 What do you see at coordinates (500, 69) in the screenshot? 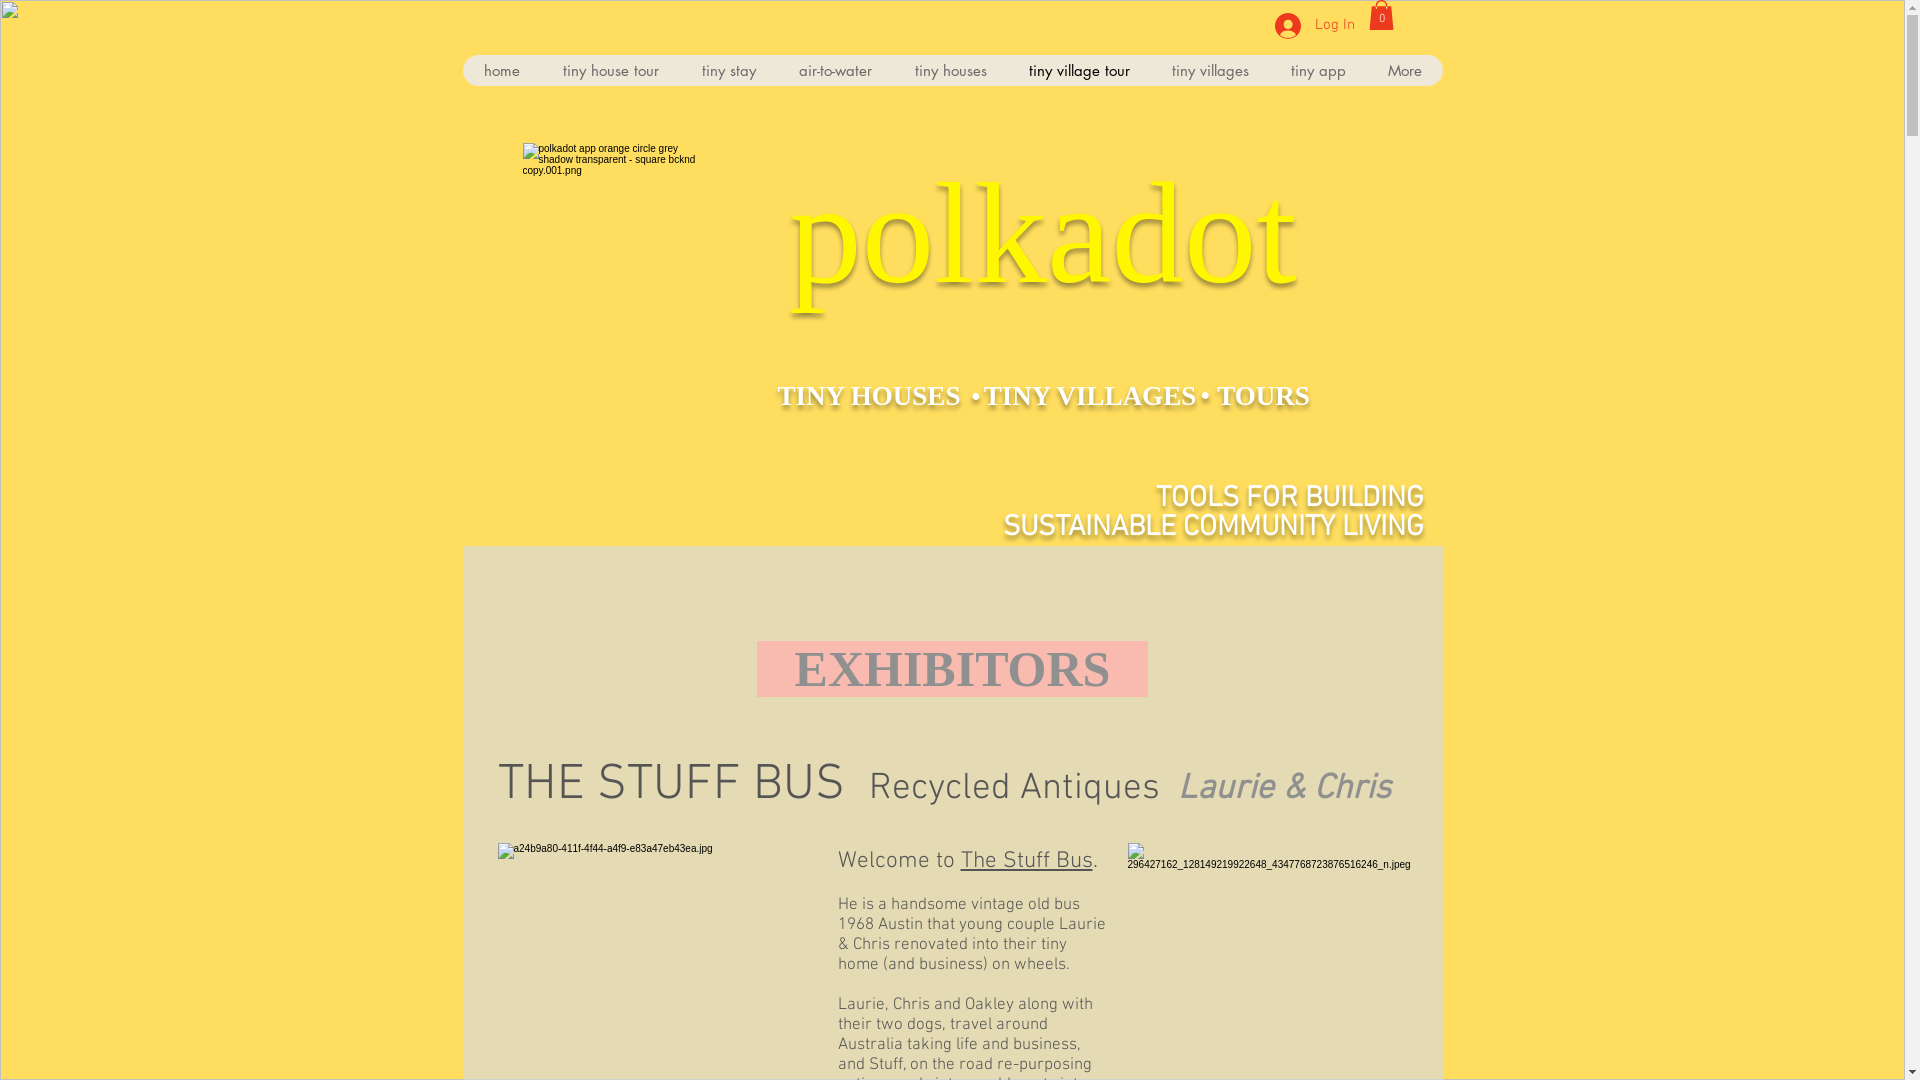
I see `'home'` at bounding box center [500, 69].